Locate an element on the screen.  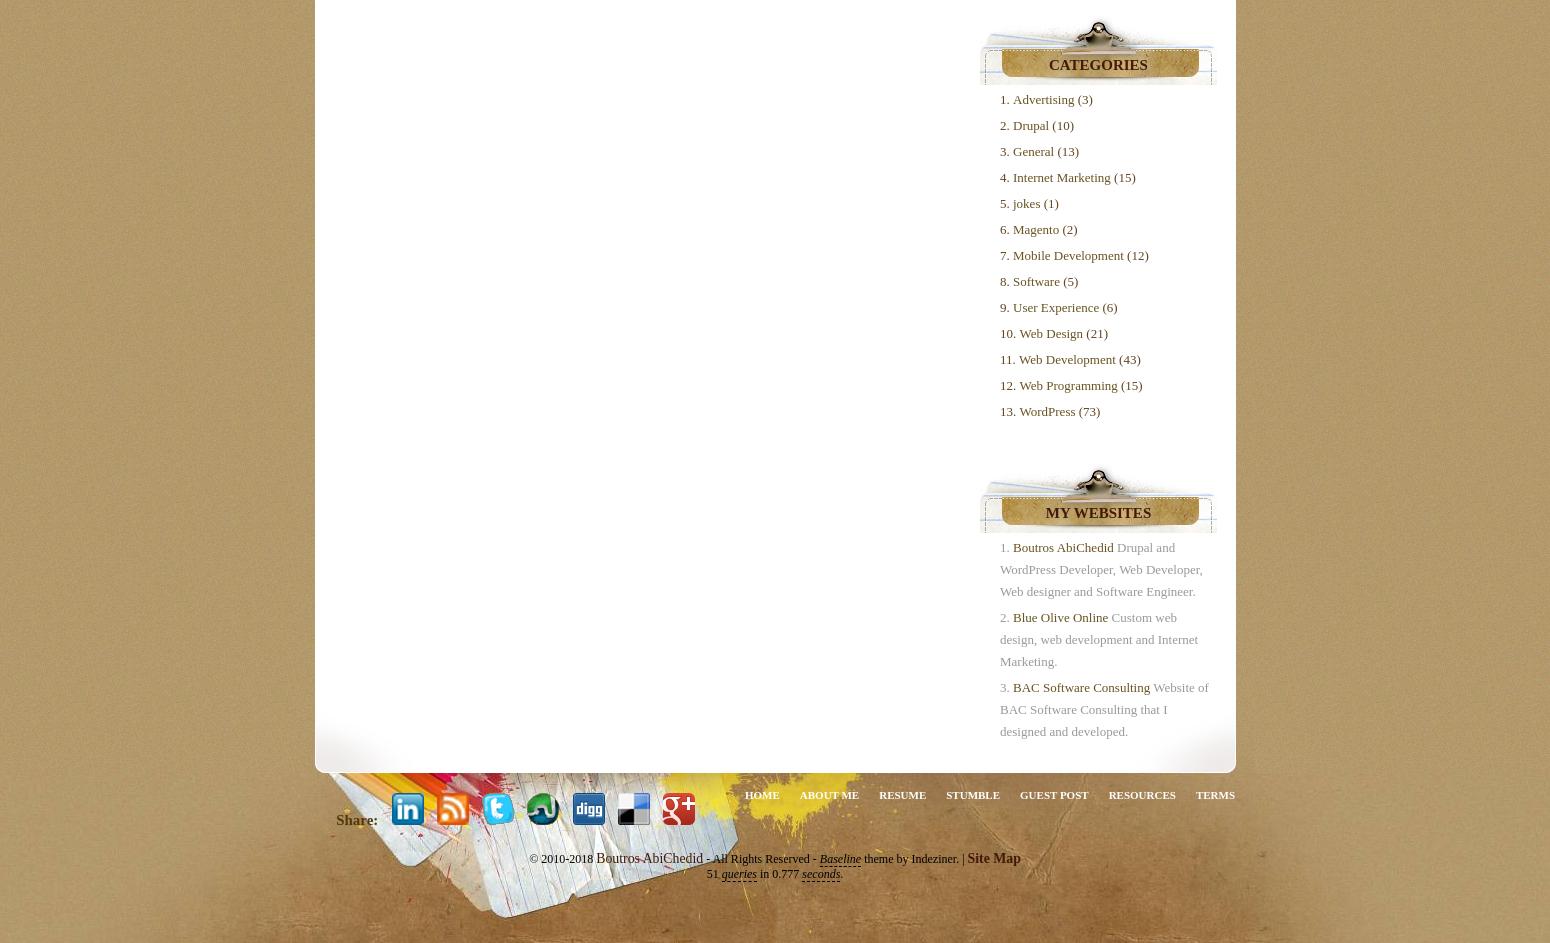
'WordPress' is located at coordinates (1047, 410).